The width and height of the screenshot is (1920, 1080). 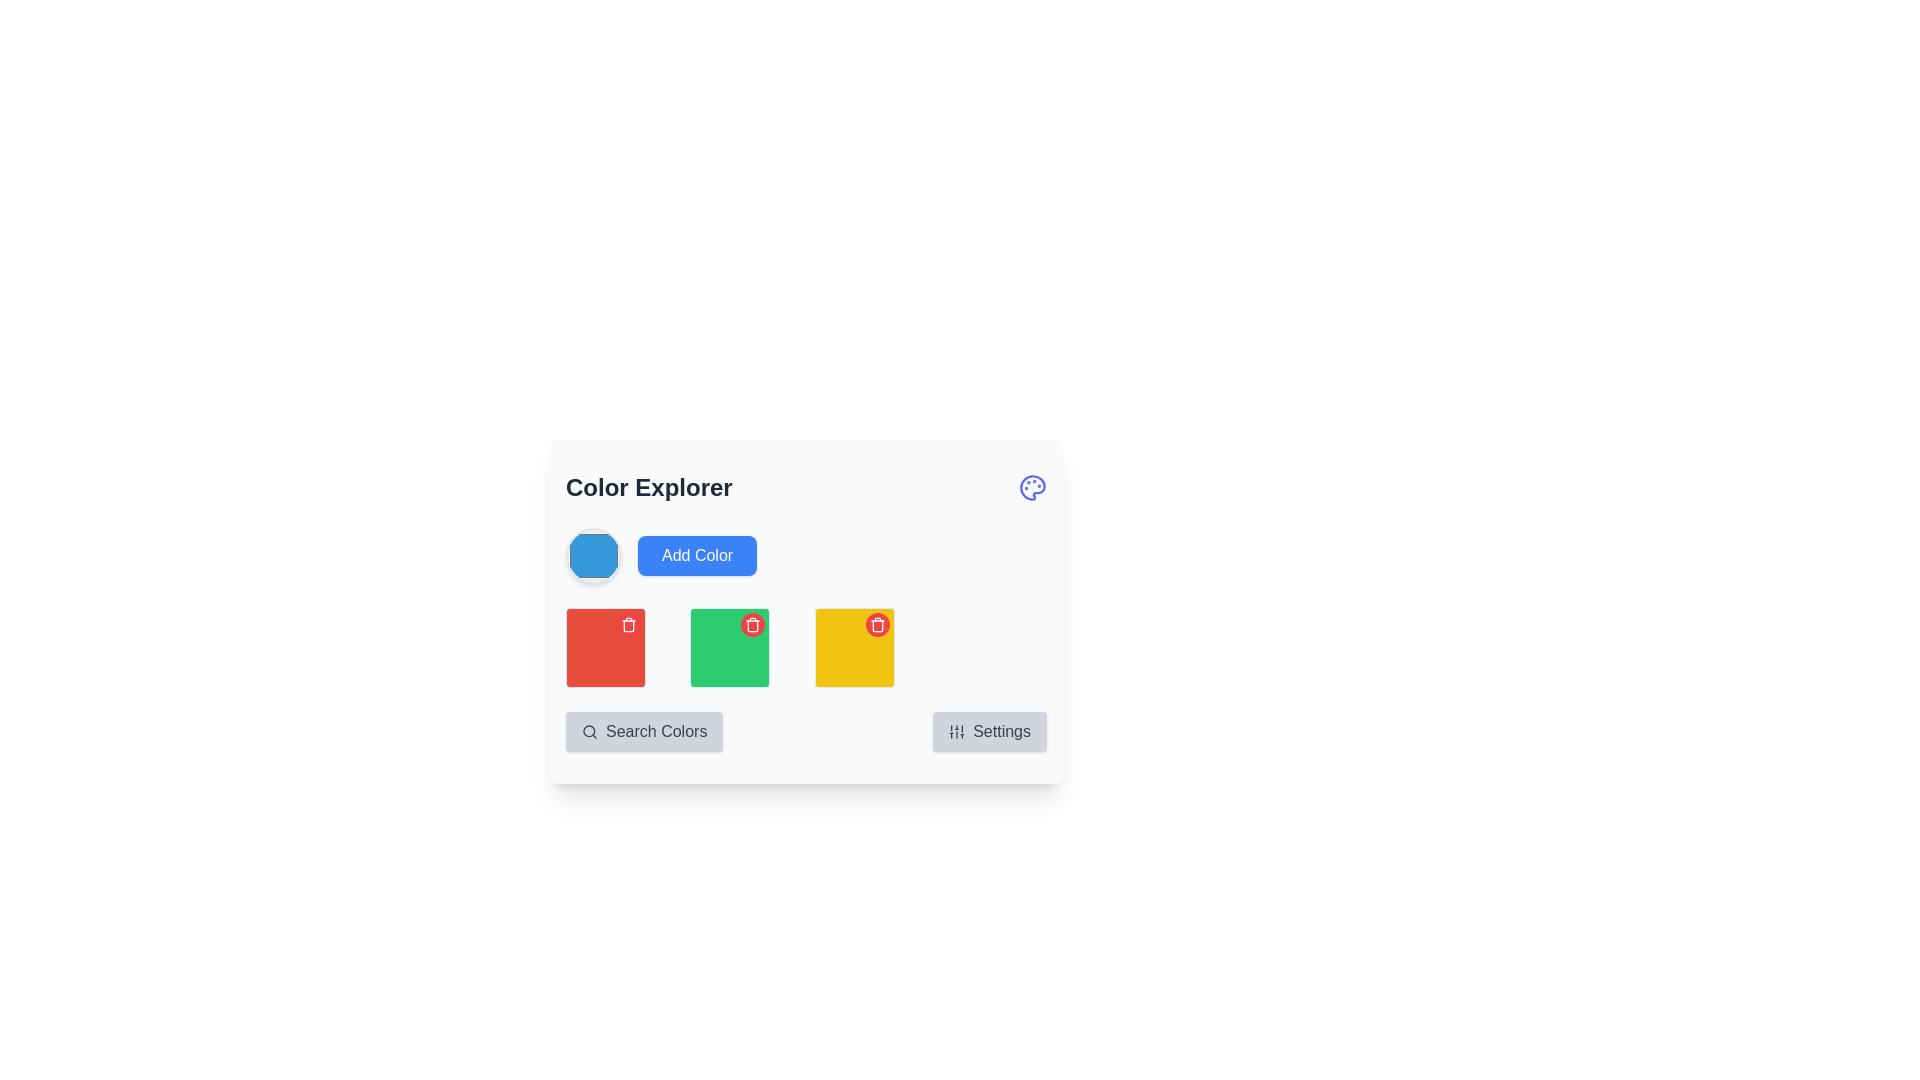 What do you see at coordinates (1032, 488) in the screenshot?
I see `the illustrative icon representing the color palette located at the top-right corner of the 'Color Explorer' section, adjacent to the title 'Color Explorer'` at bounding box center [1032, 488].